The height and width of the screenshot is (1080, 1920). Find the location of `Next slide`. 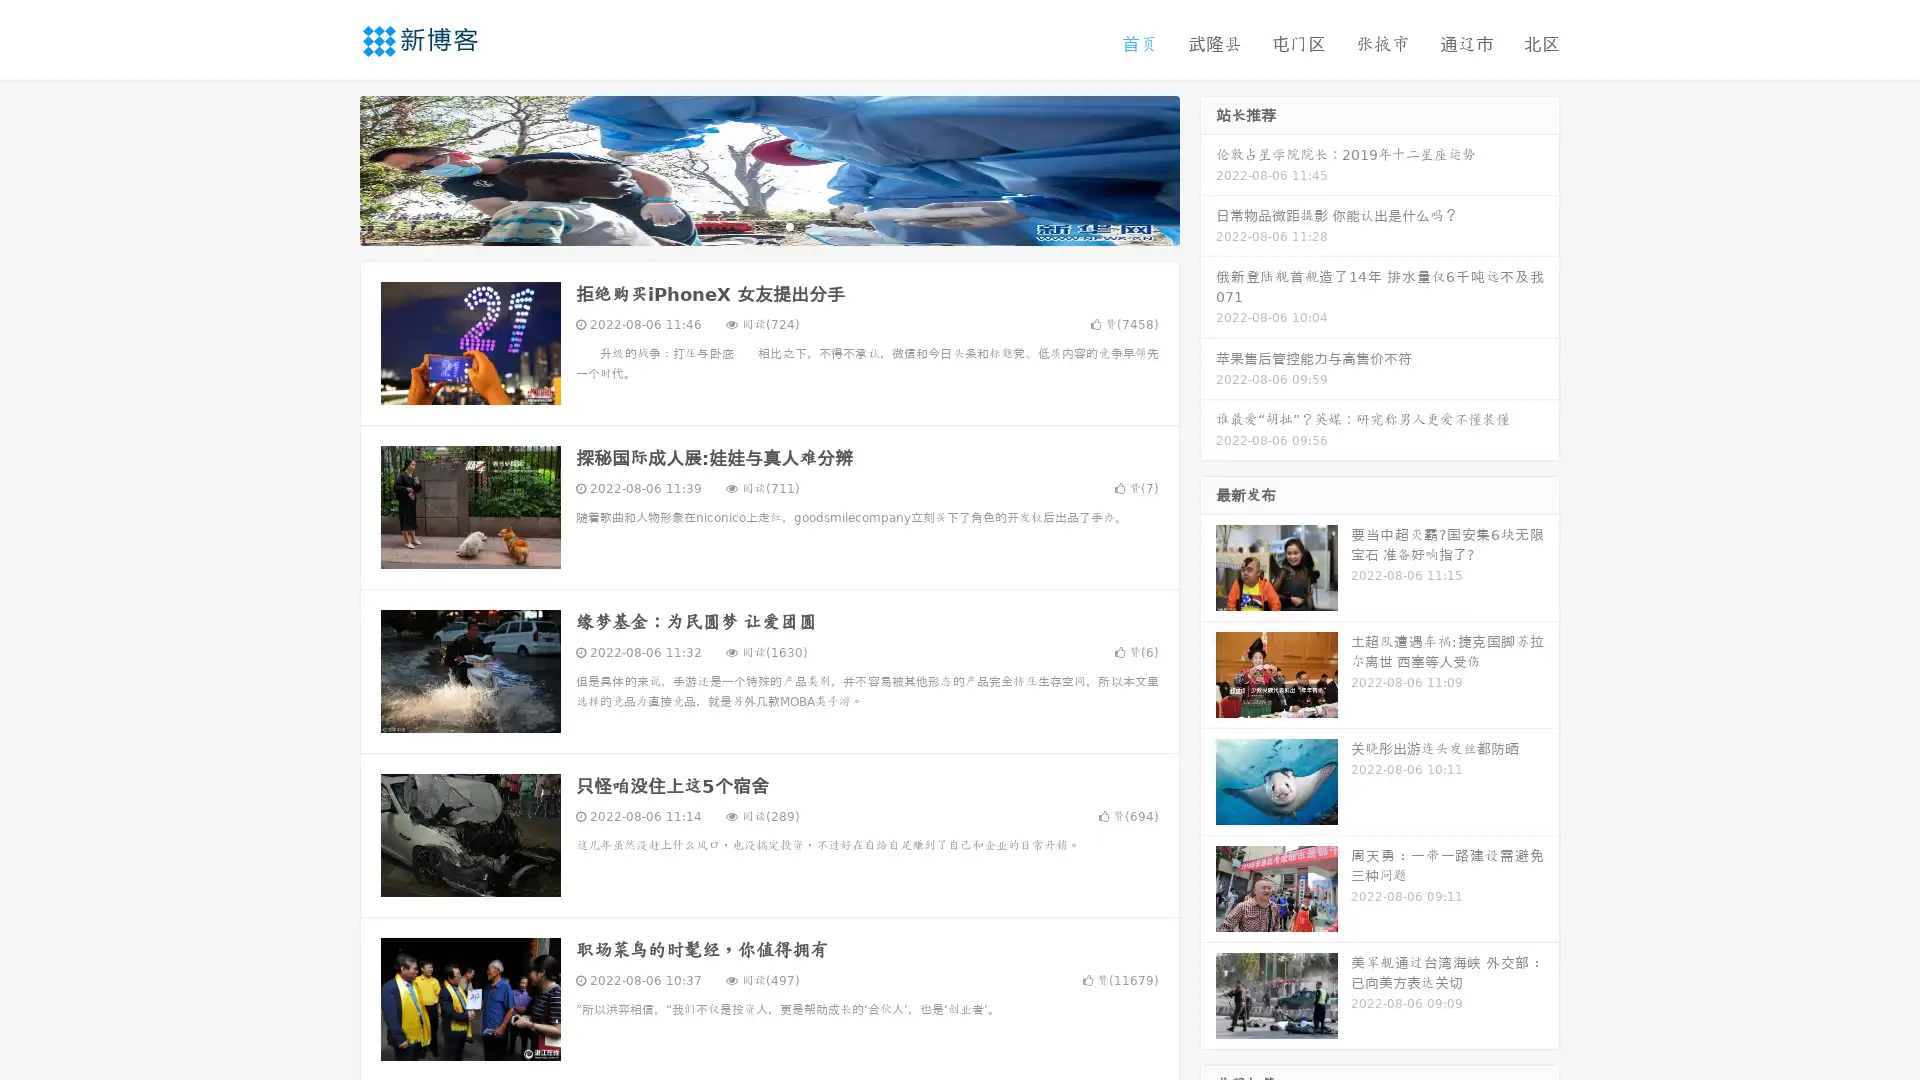

Next slide is located at coordinates (1208, 168).